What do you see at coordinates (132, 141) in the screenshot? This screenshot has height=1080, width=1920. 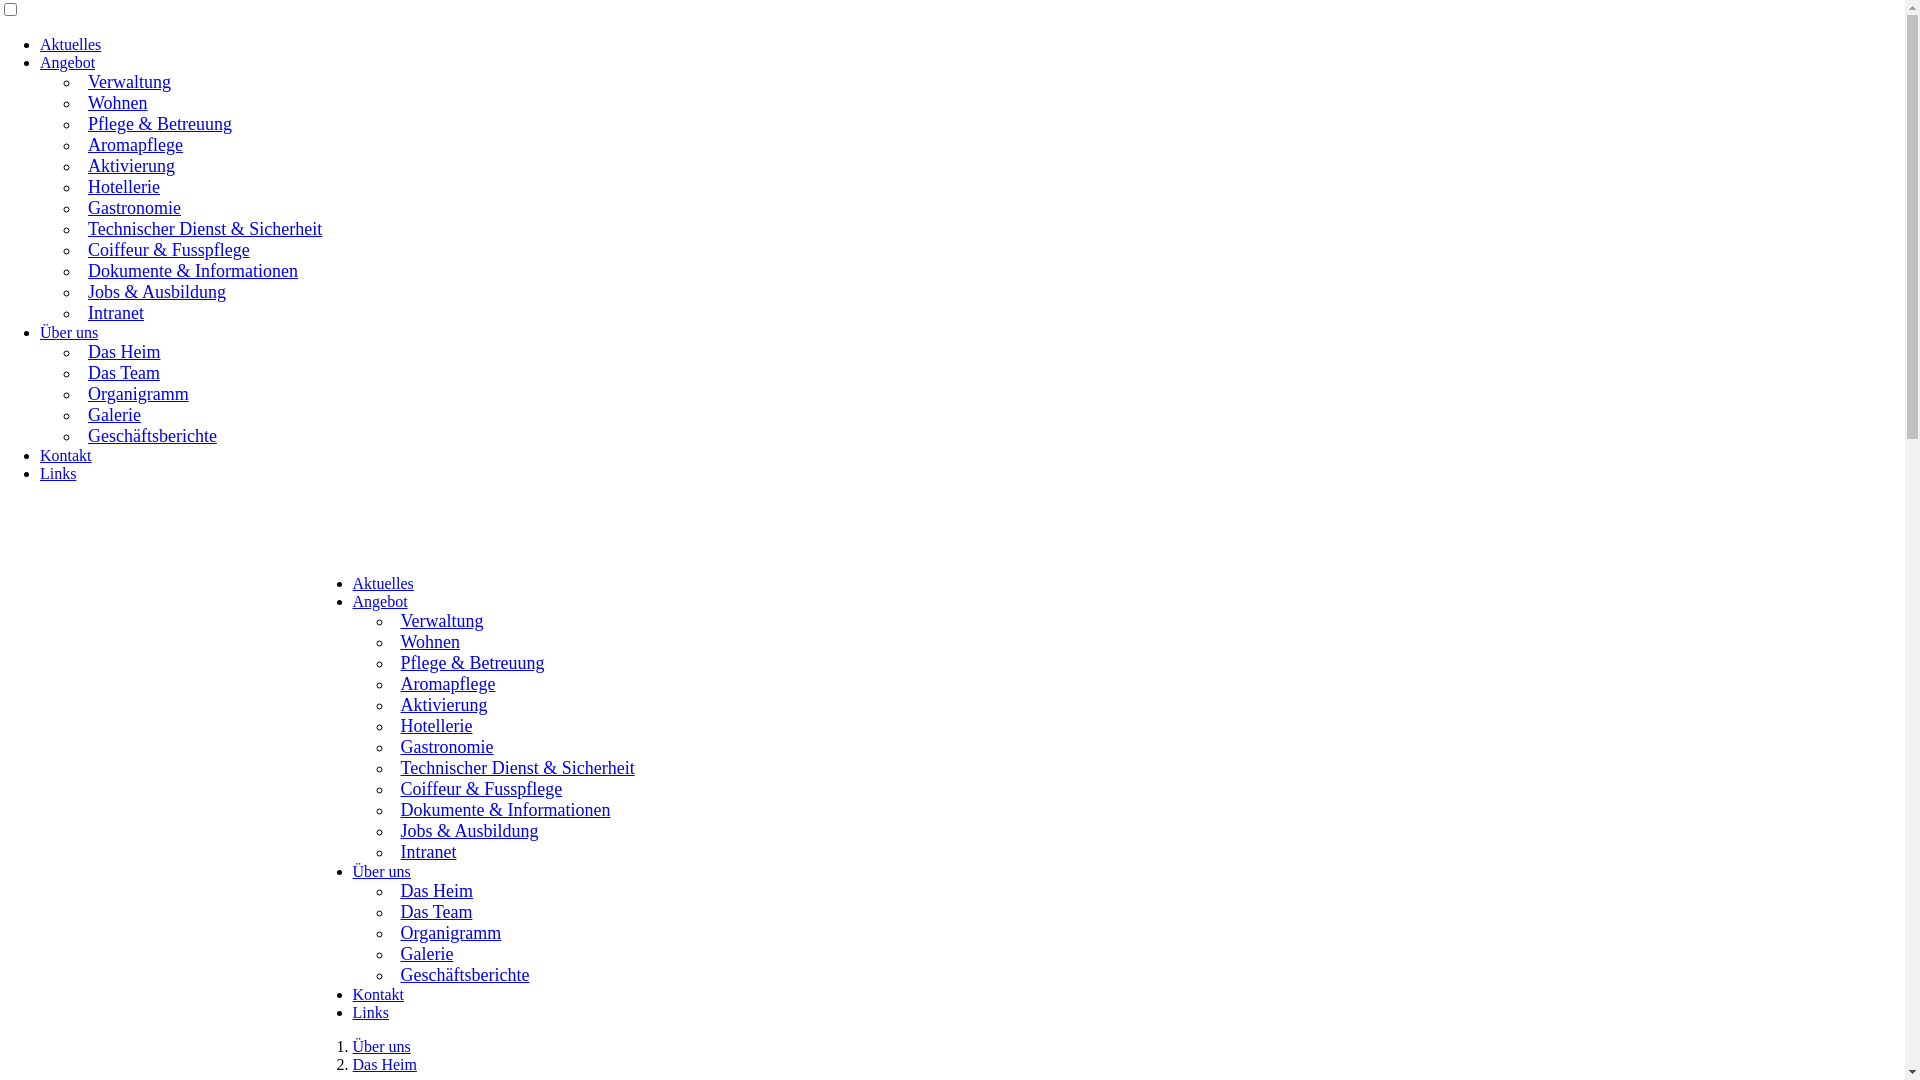 I see `'Aromapflege'` at bounding box center [132, 141].